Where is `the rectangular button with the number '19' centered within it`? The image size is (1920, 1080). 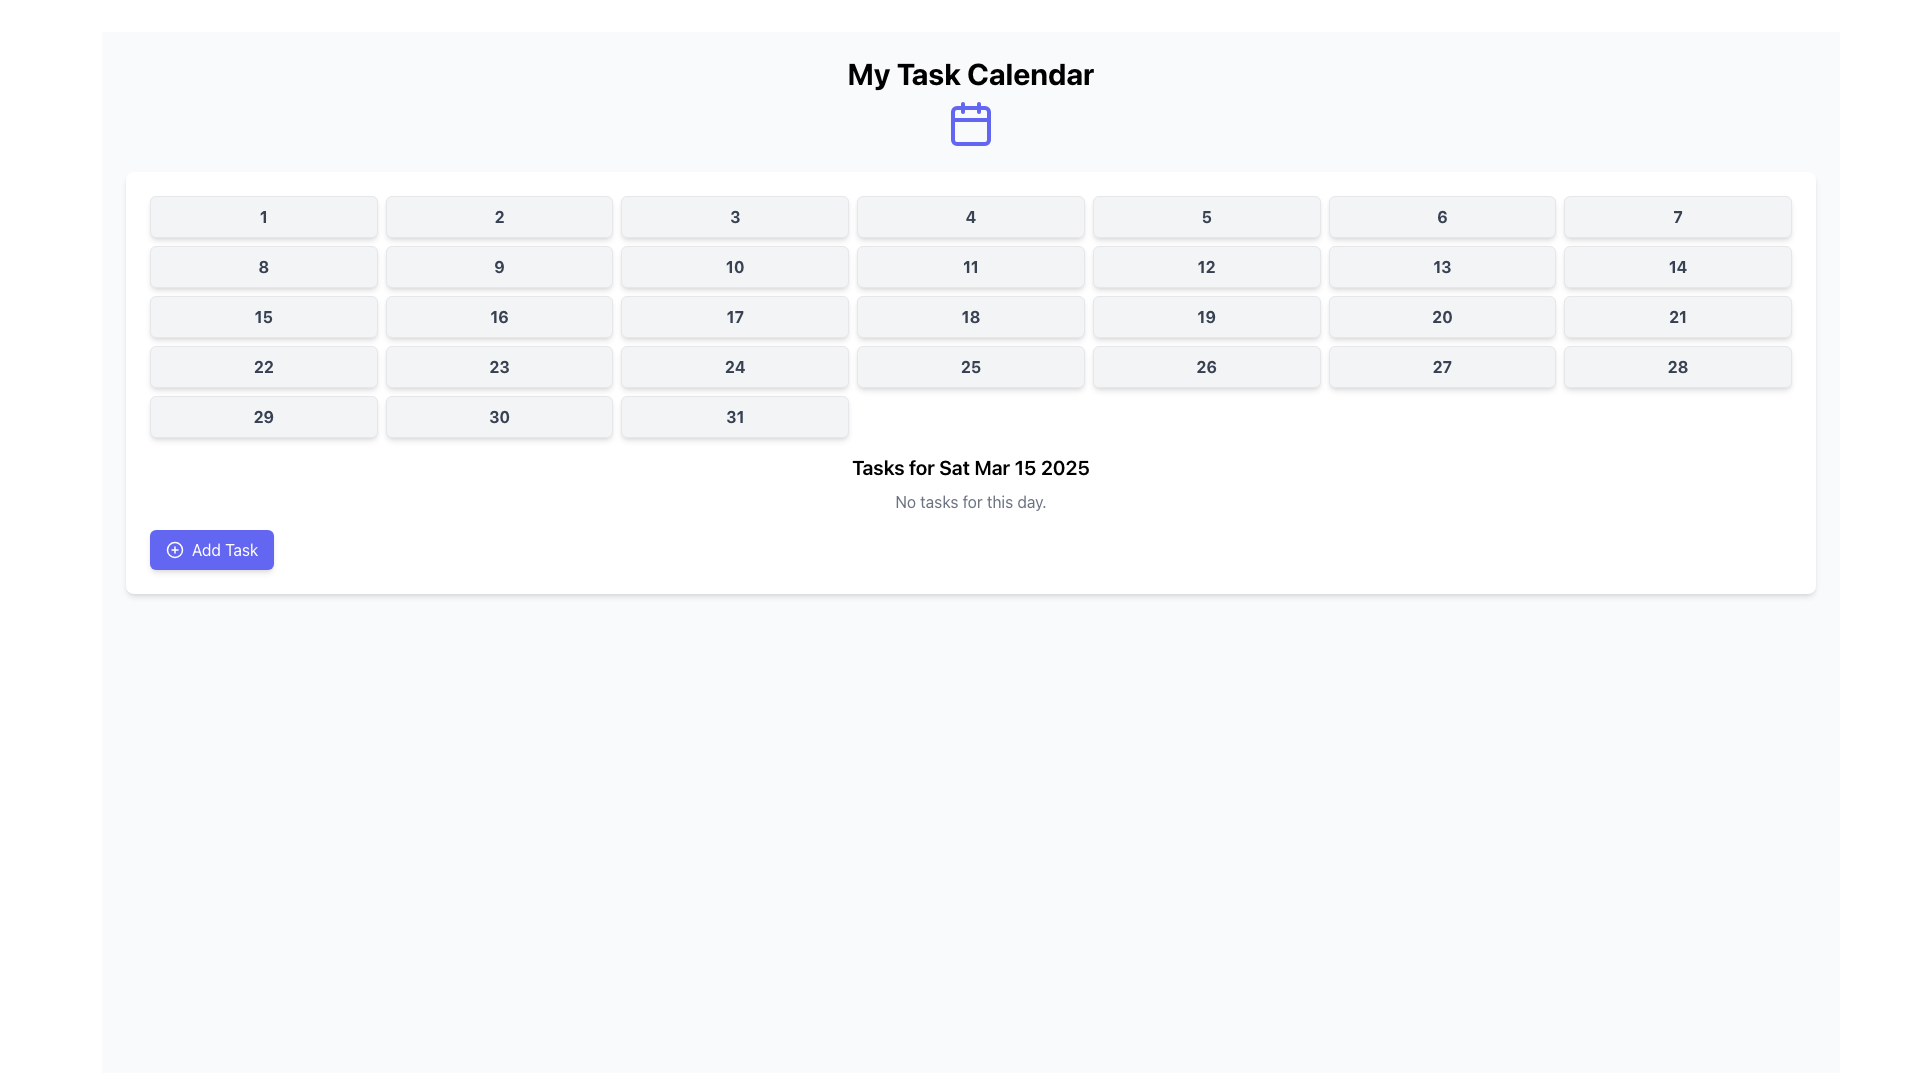 the rectangular button with the number '19' centered within it is located at coordinates (1205, 315).